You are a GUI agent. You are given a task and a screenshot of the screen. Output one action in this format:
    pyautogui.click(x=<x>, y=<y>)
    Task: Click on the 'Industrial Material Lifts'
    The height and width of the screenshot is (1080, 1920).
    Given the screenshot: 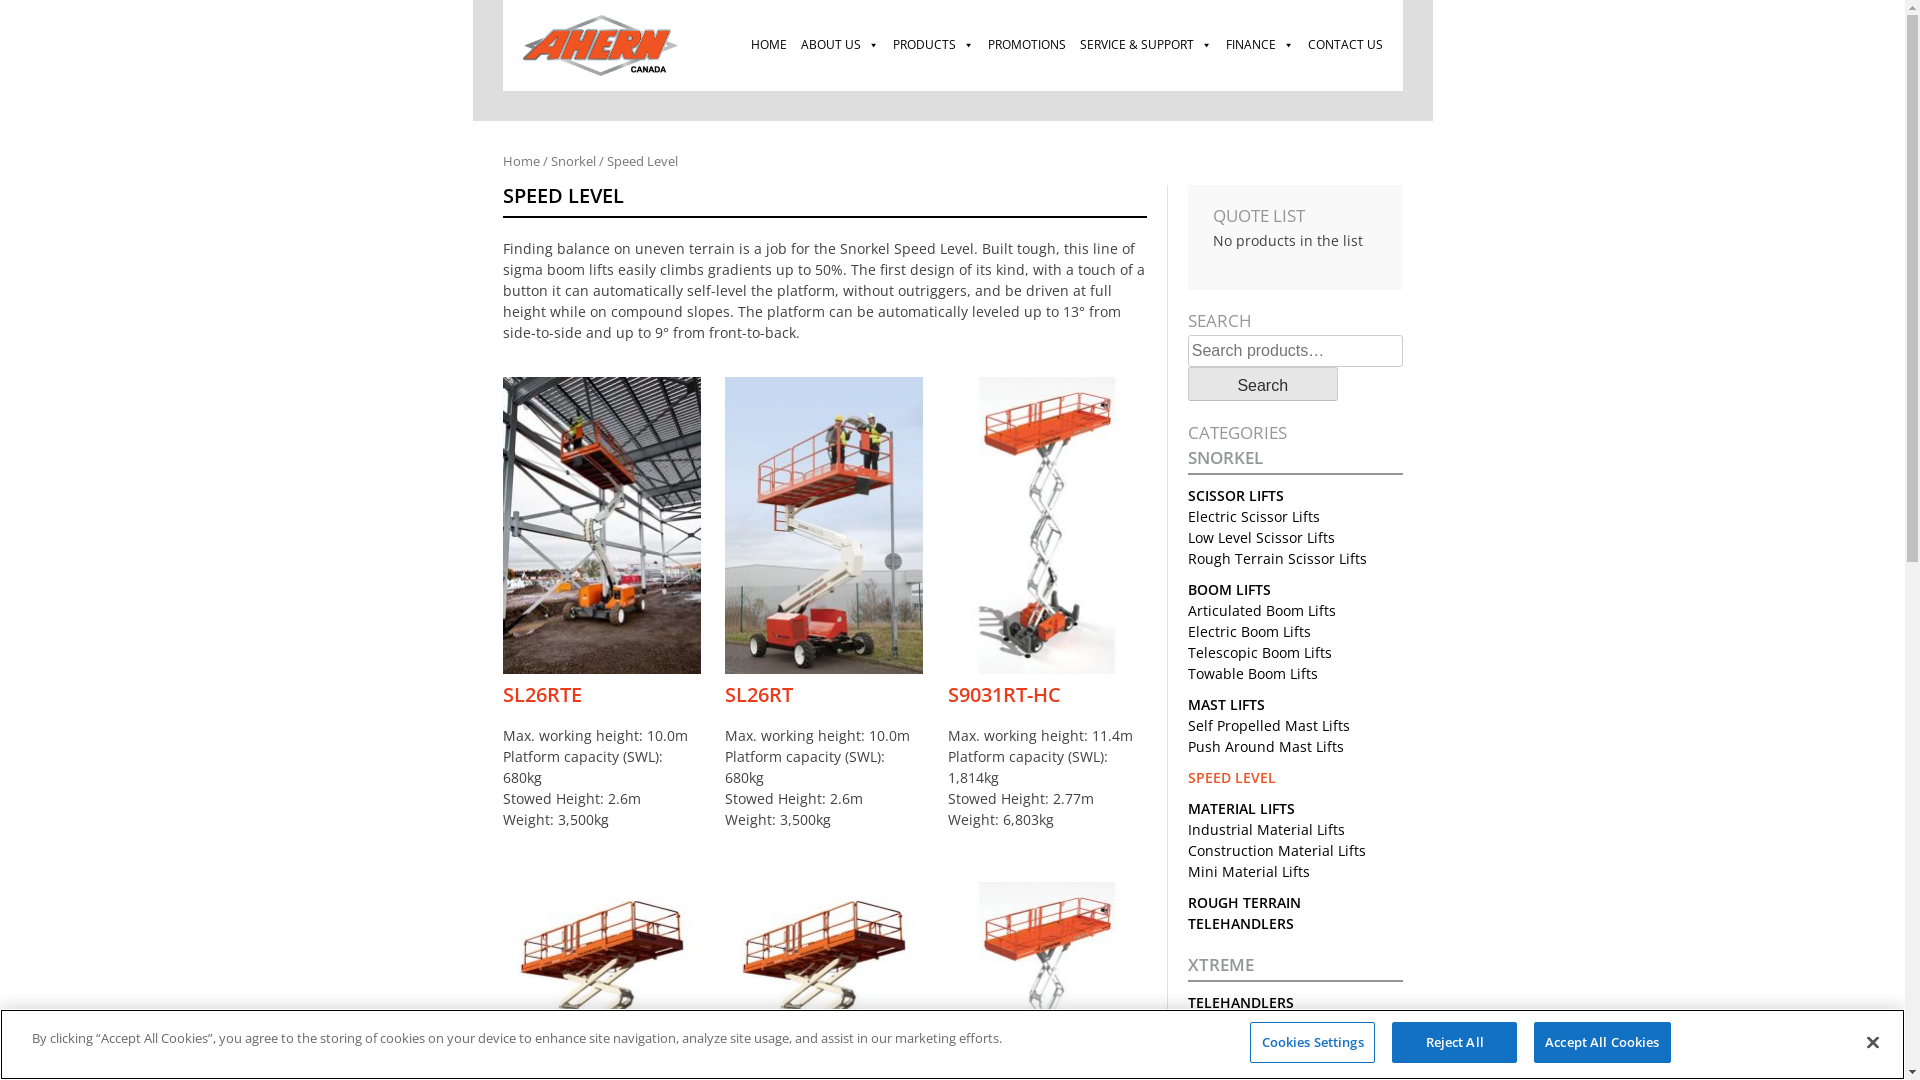 What is the action you would take?
    pyautogui.click(x=1188, y=829)
    